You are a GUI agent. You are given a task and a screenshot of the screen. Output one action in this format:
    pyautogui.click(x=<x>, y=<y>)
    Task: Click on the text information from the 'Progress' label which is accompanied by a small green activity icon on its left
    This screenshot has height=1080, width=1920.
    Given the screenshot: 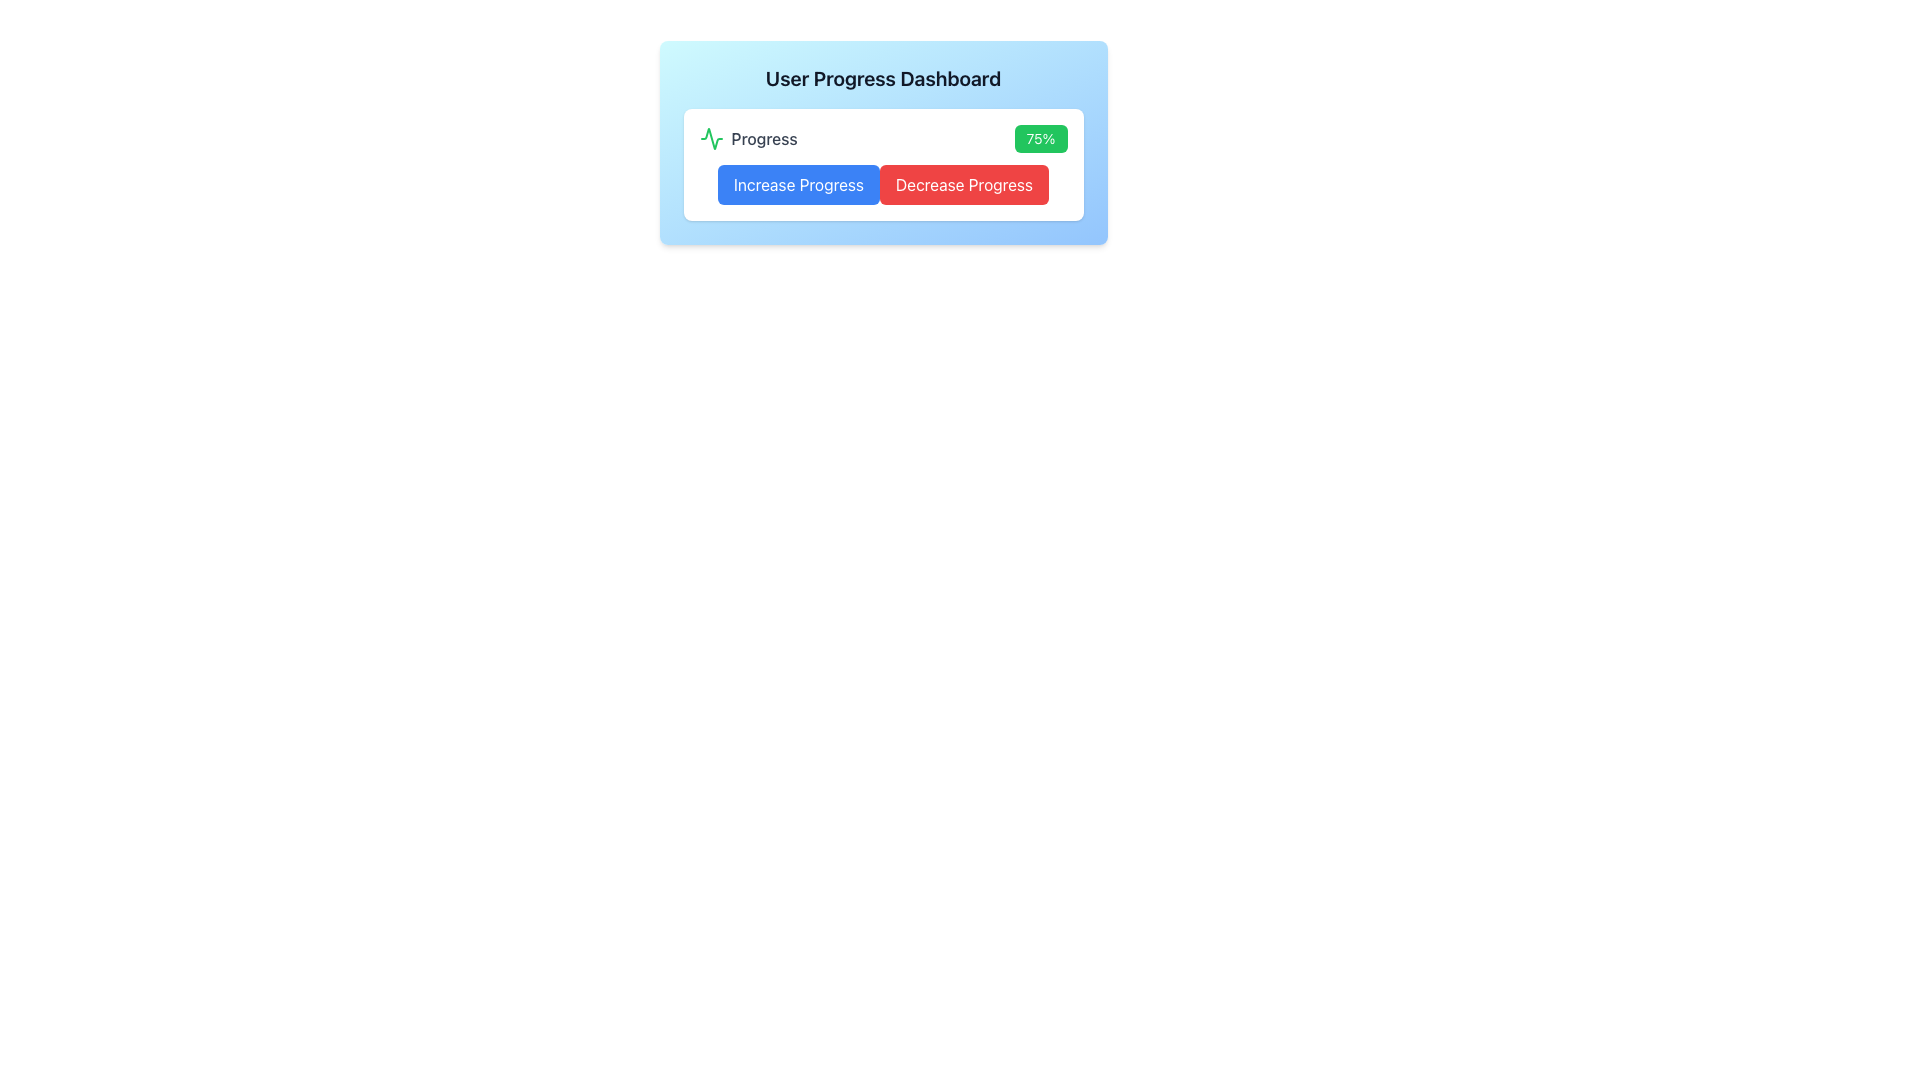 What is the action you would take?
    pyautogui.click(x=747, y=137)
    